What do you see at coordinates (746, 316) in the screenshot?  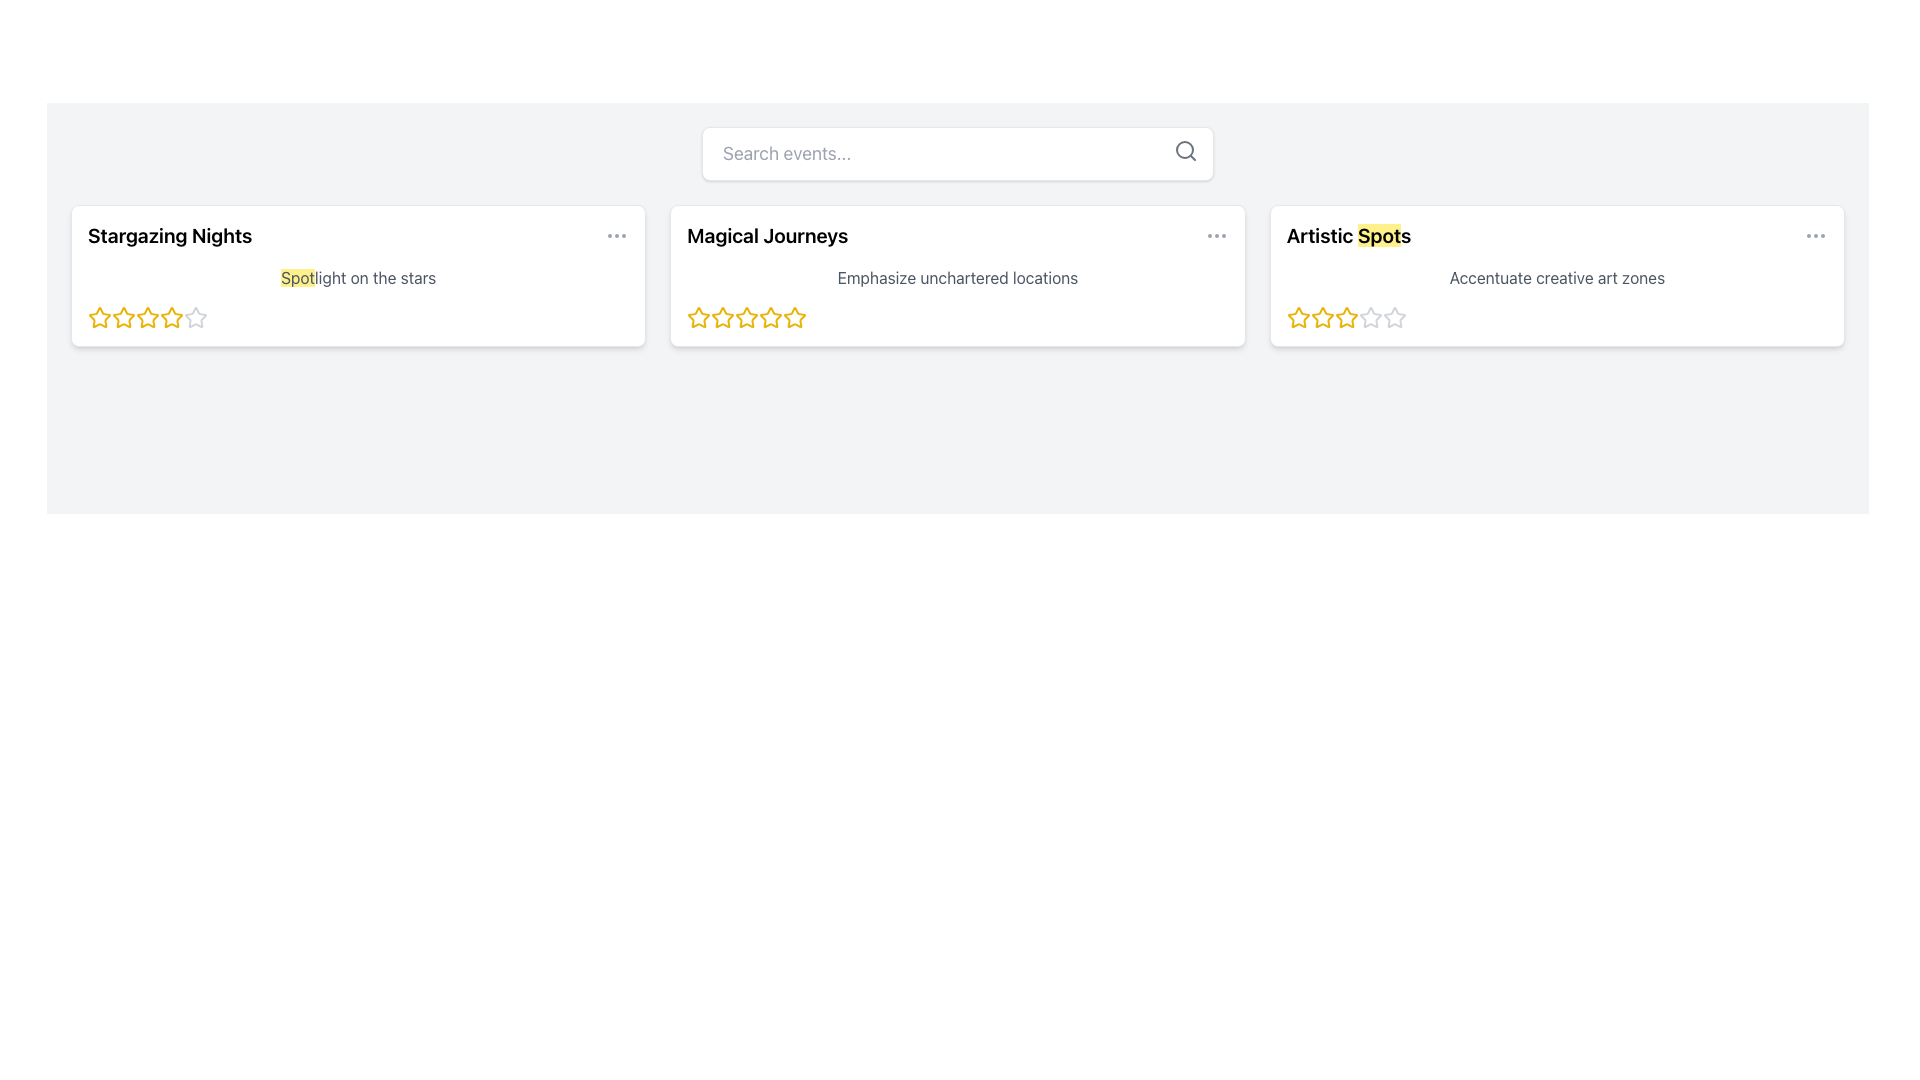 I see `the second star icon in the star rating system on the 'Magical Journeys' card to rate it` at bounding box center [746, 316].